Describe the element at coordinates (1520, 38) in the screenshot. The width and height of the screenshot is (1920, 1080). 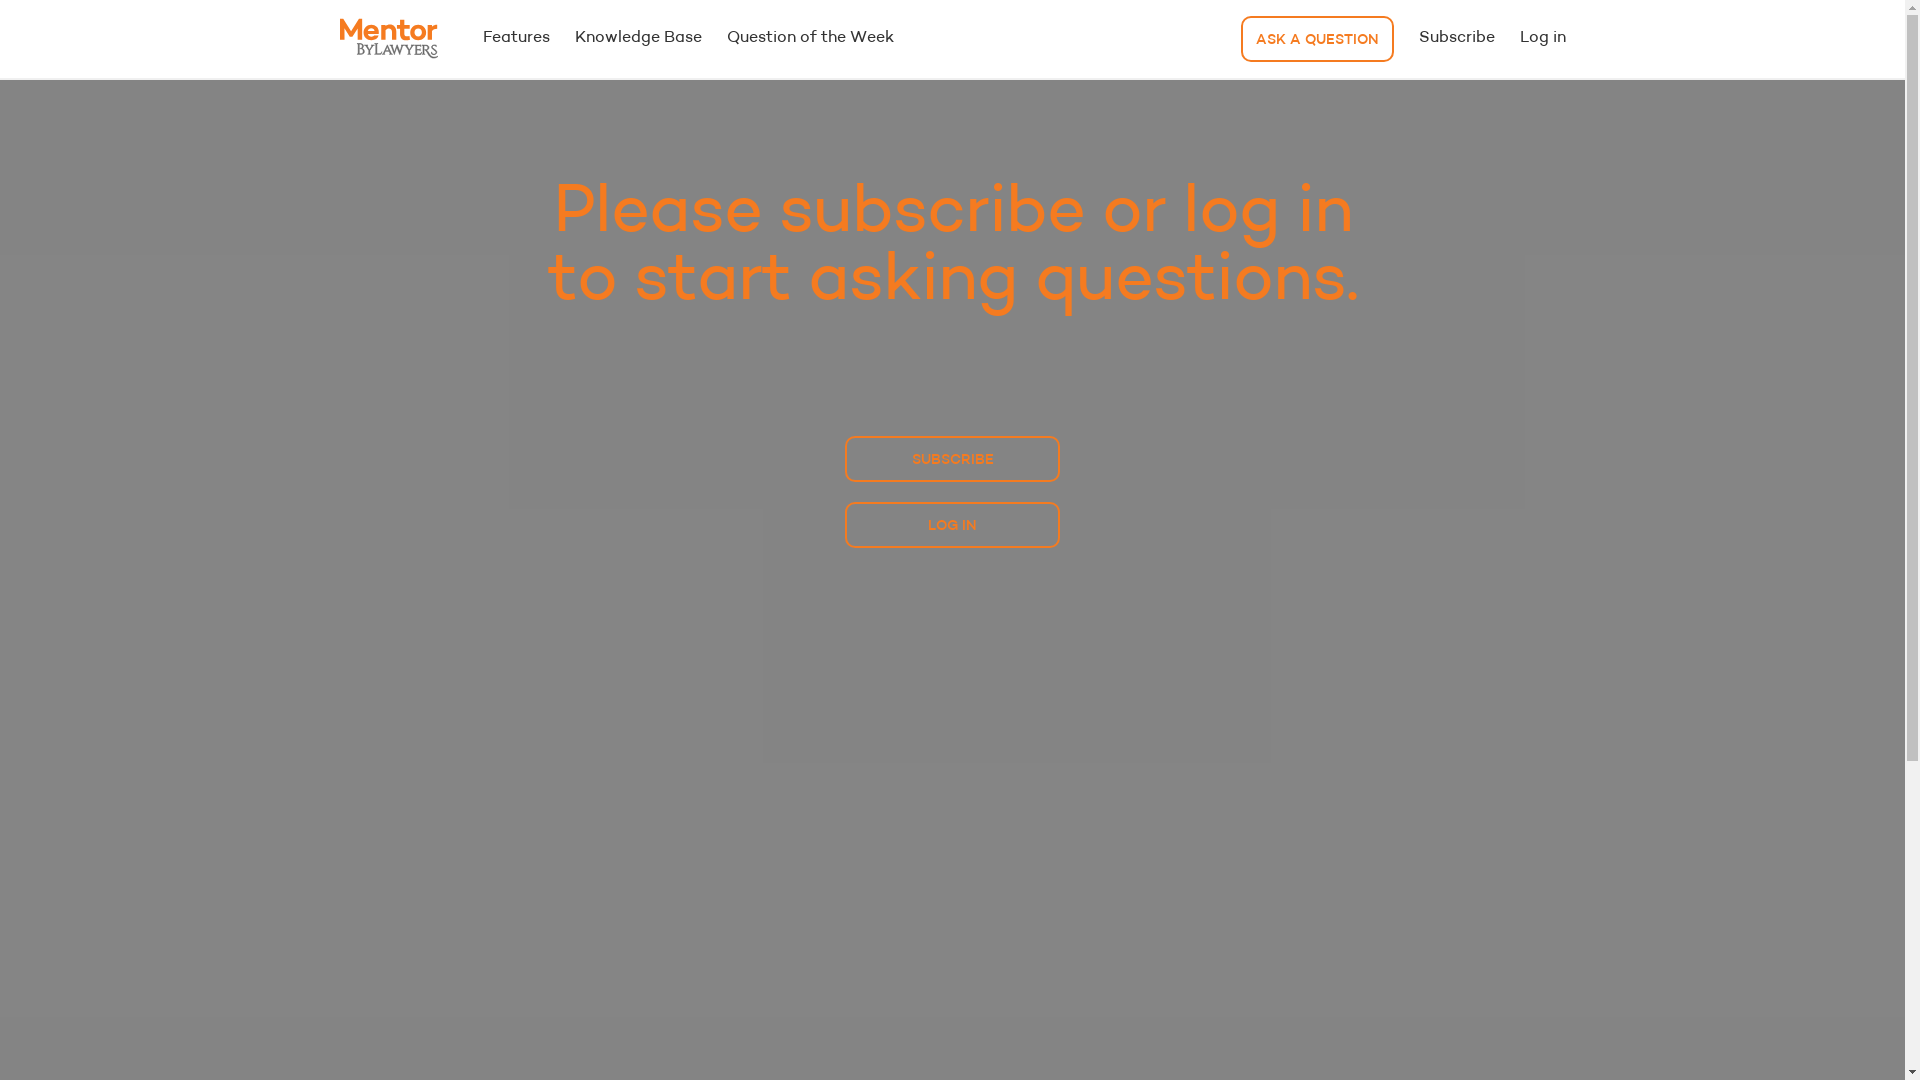
I see `'Log in'` at that location.